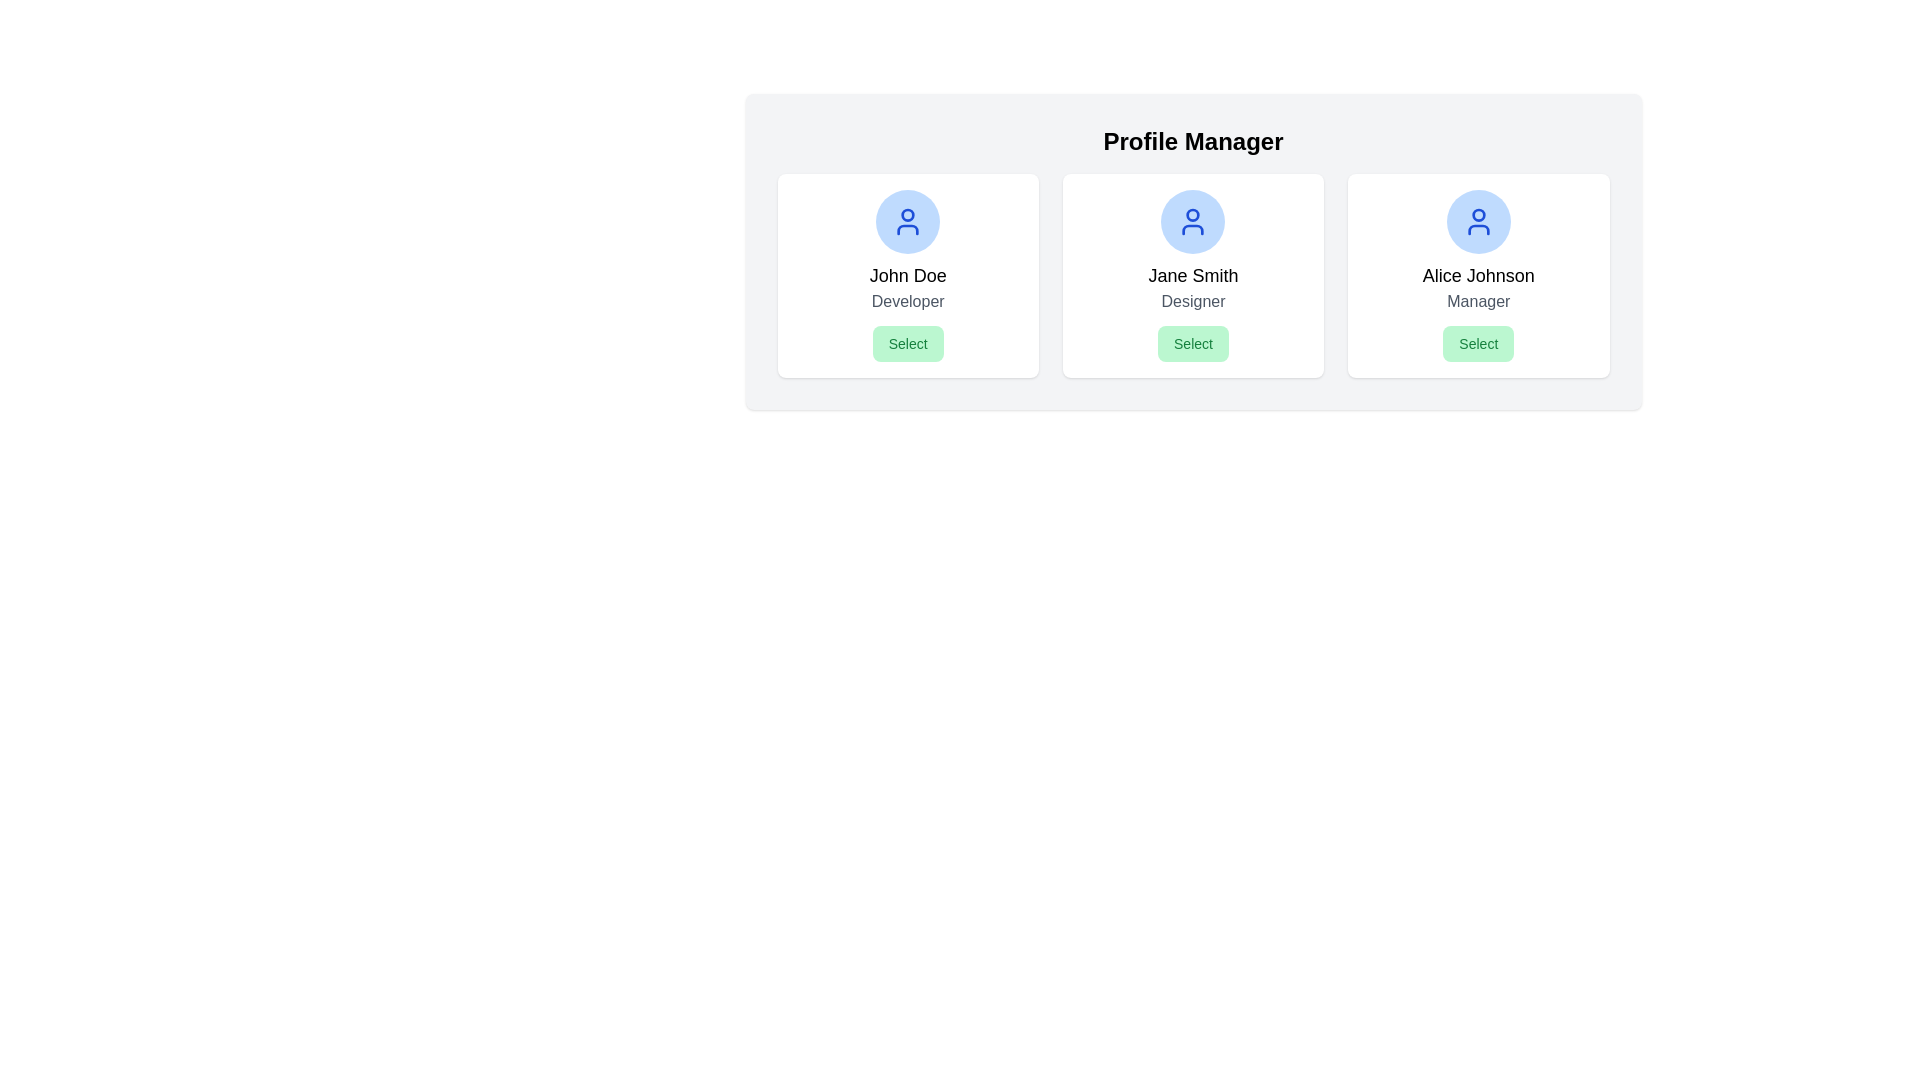 The height and width of the screenshot is (1080, 1920). Describe the element at coordinates (1193, 222) in the screenshot. I see `the user profile icon located in the upper portion of the center card, which is above the name label 'Jane Smith' and the title 'Designer', within a light blue circular background` at that location.